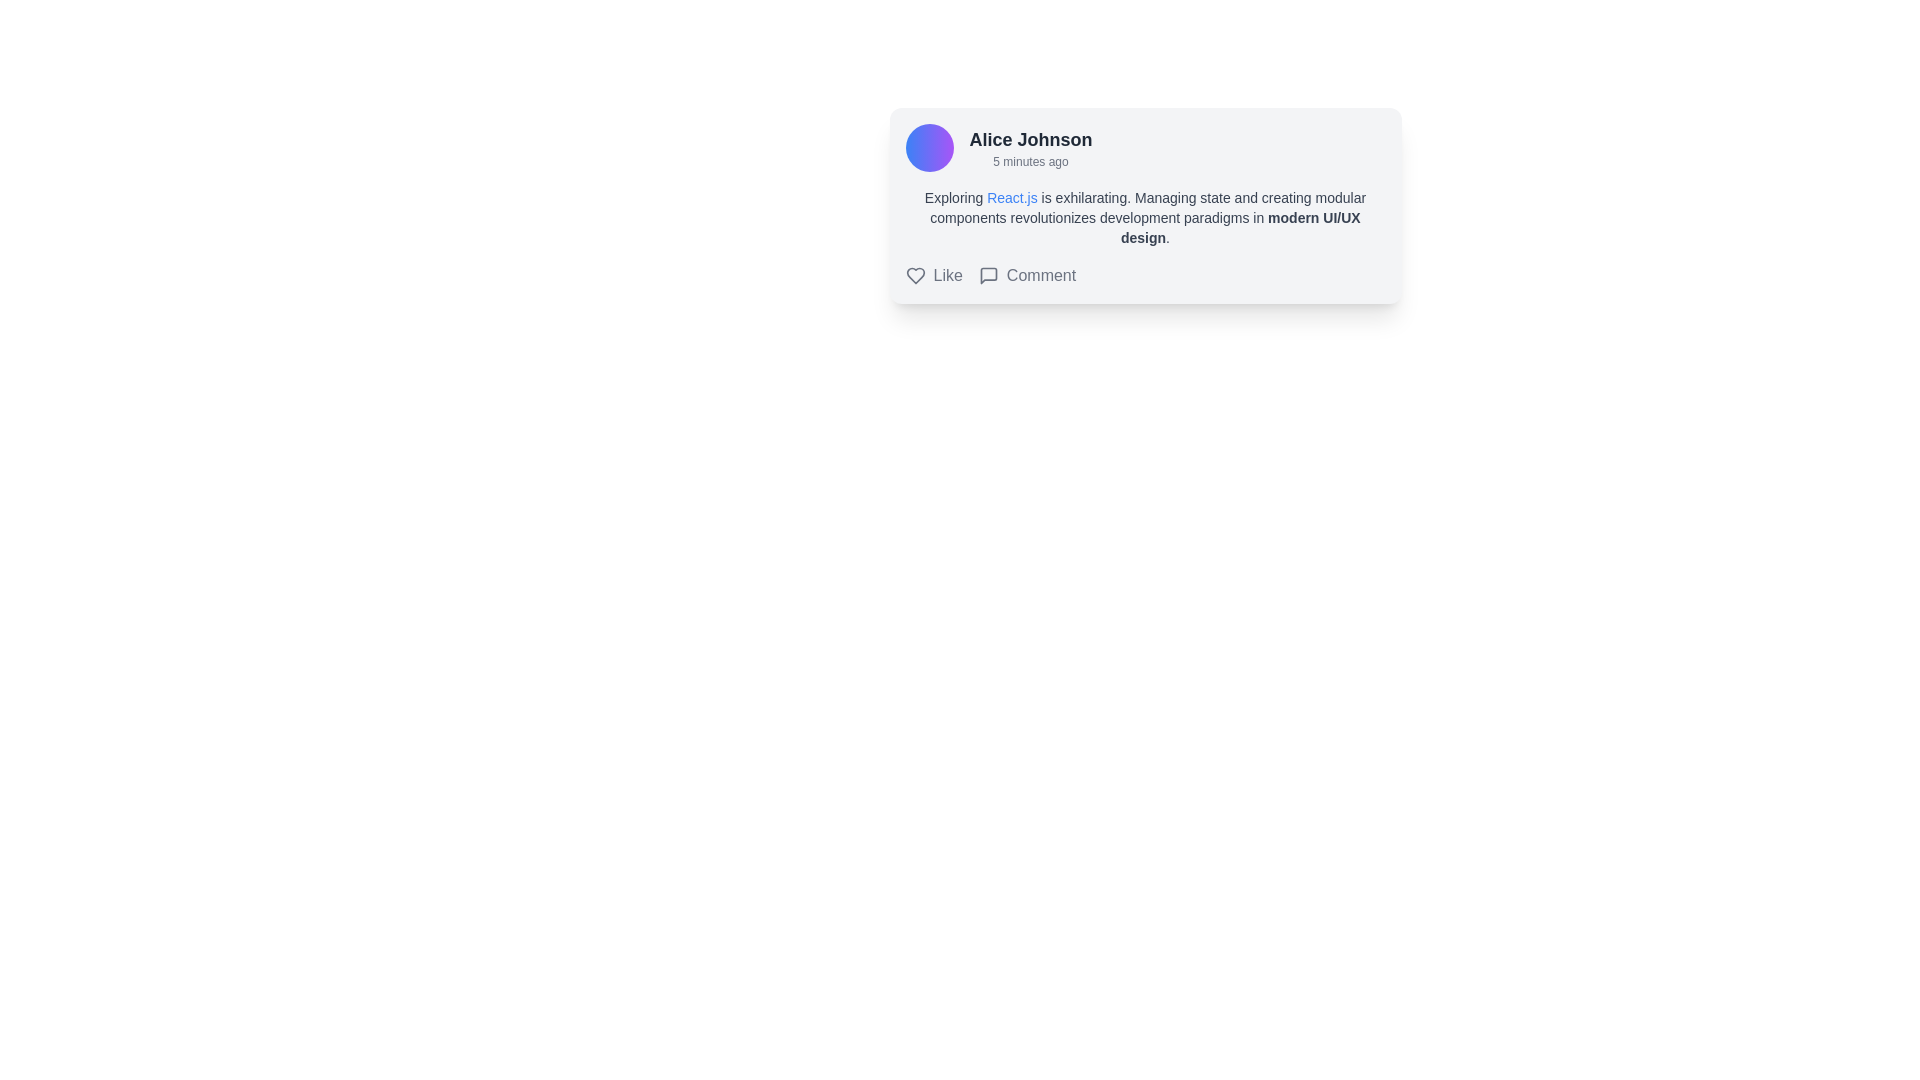 The image size is (1920, 1080). Describe the element at coordinates (988, 276) in the screenshot. I see `the comment bubble icon located in the Comment section of the content card, which is adjacent to the 'Comment' text label` at that location.